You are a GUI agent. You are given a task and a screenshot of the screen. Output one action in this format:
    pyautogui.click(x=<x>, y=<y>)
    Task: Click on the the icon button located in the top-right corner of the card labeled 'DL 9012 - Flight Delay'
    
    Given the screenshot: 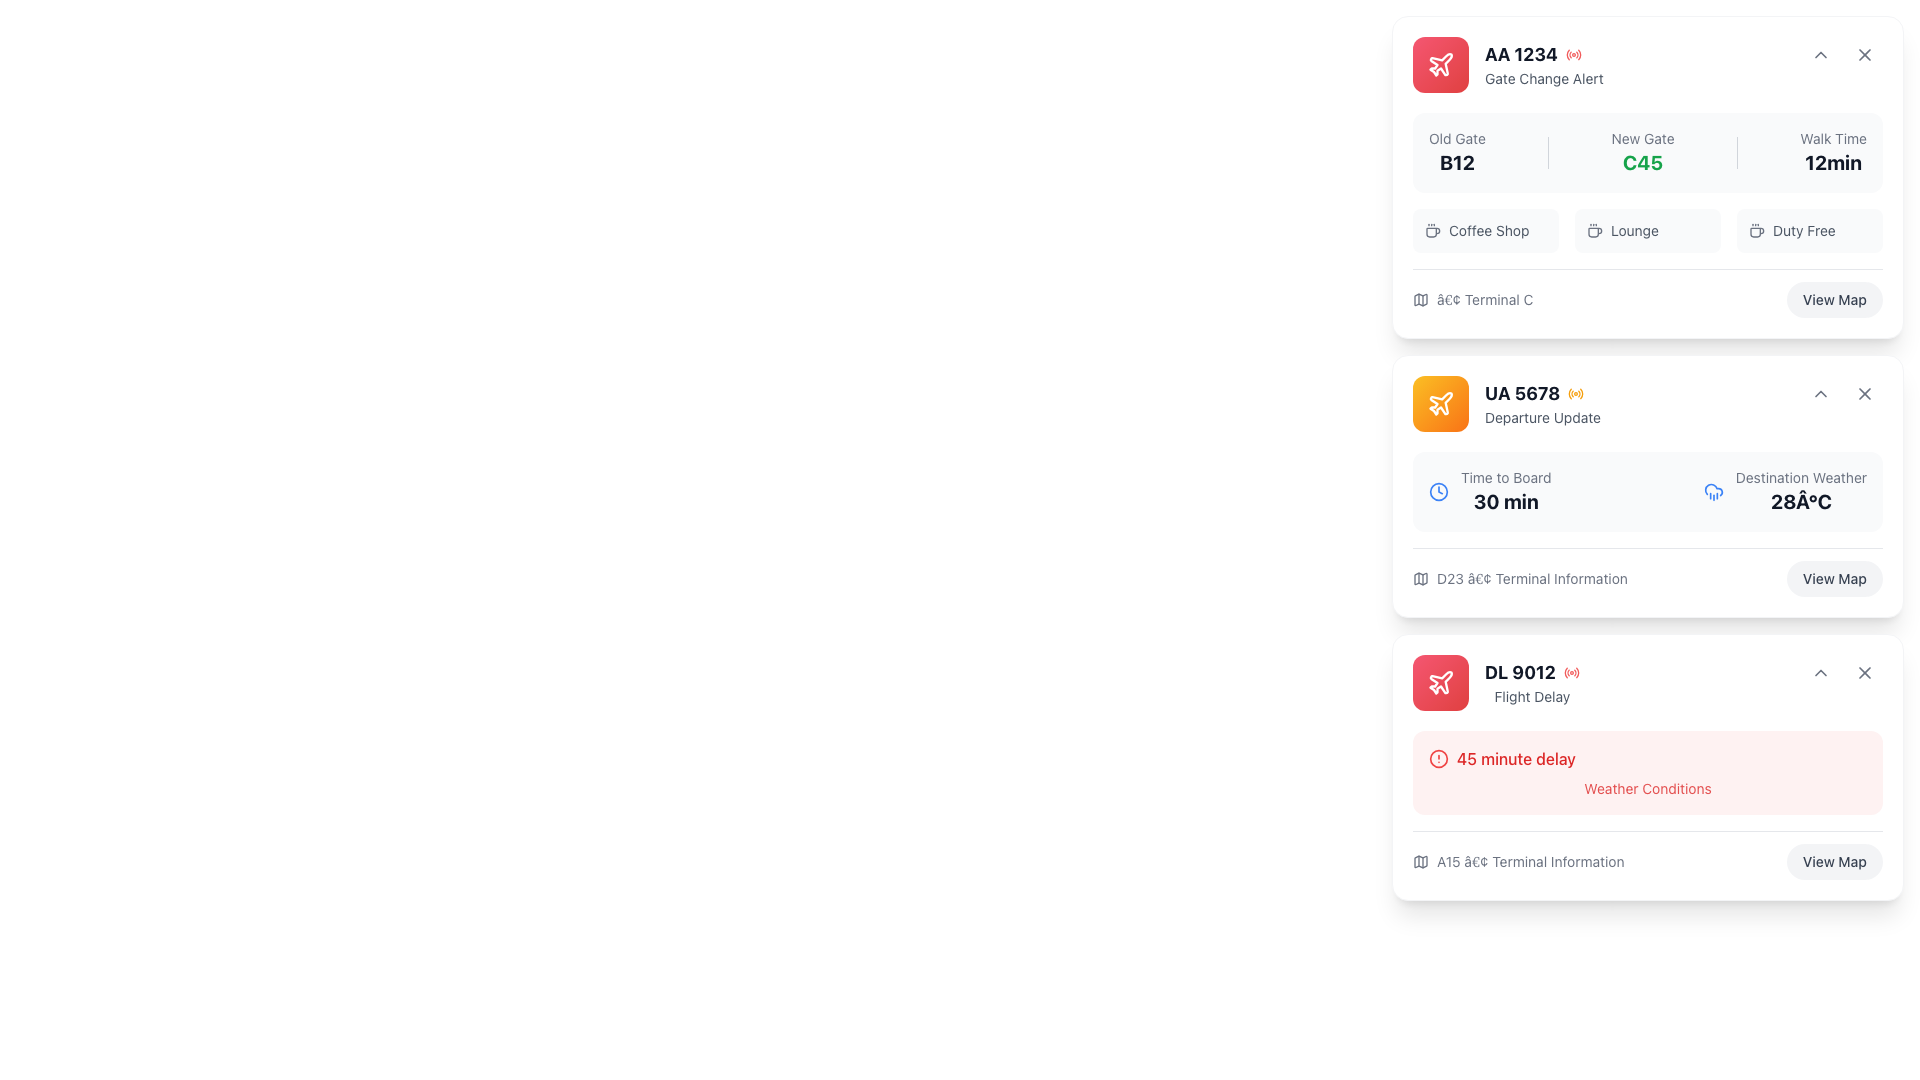 What is the action you would take?
    pyautogui.click(x=1820, y=672)
    